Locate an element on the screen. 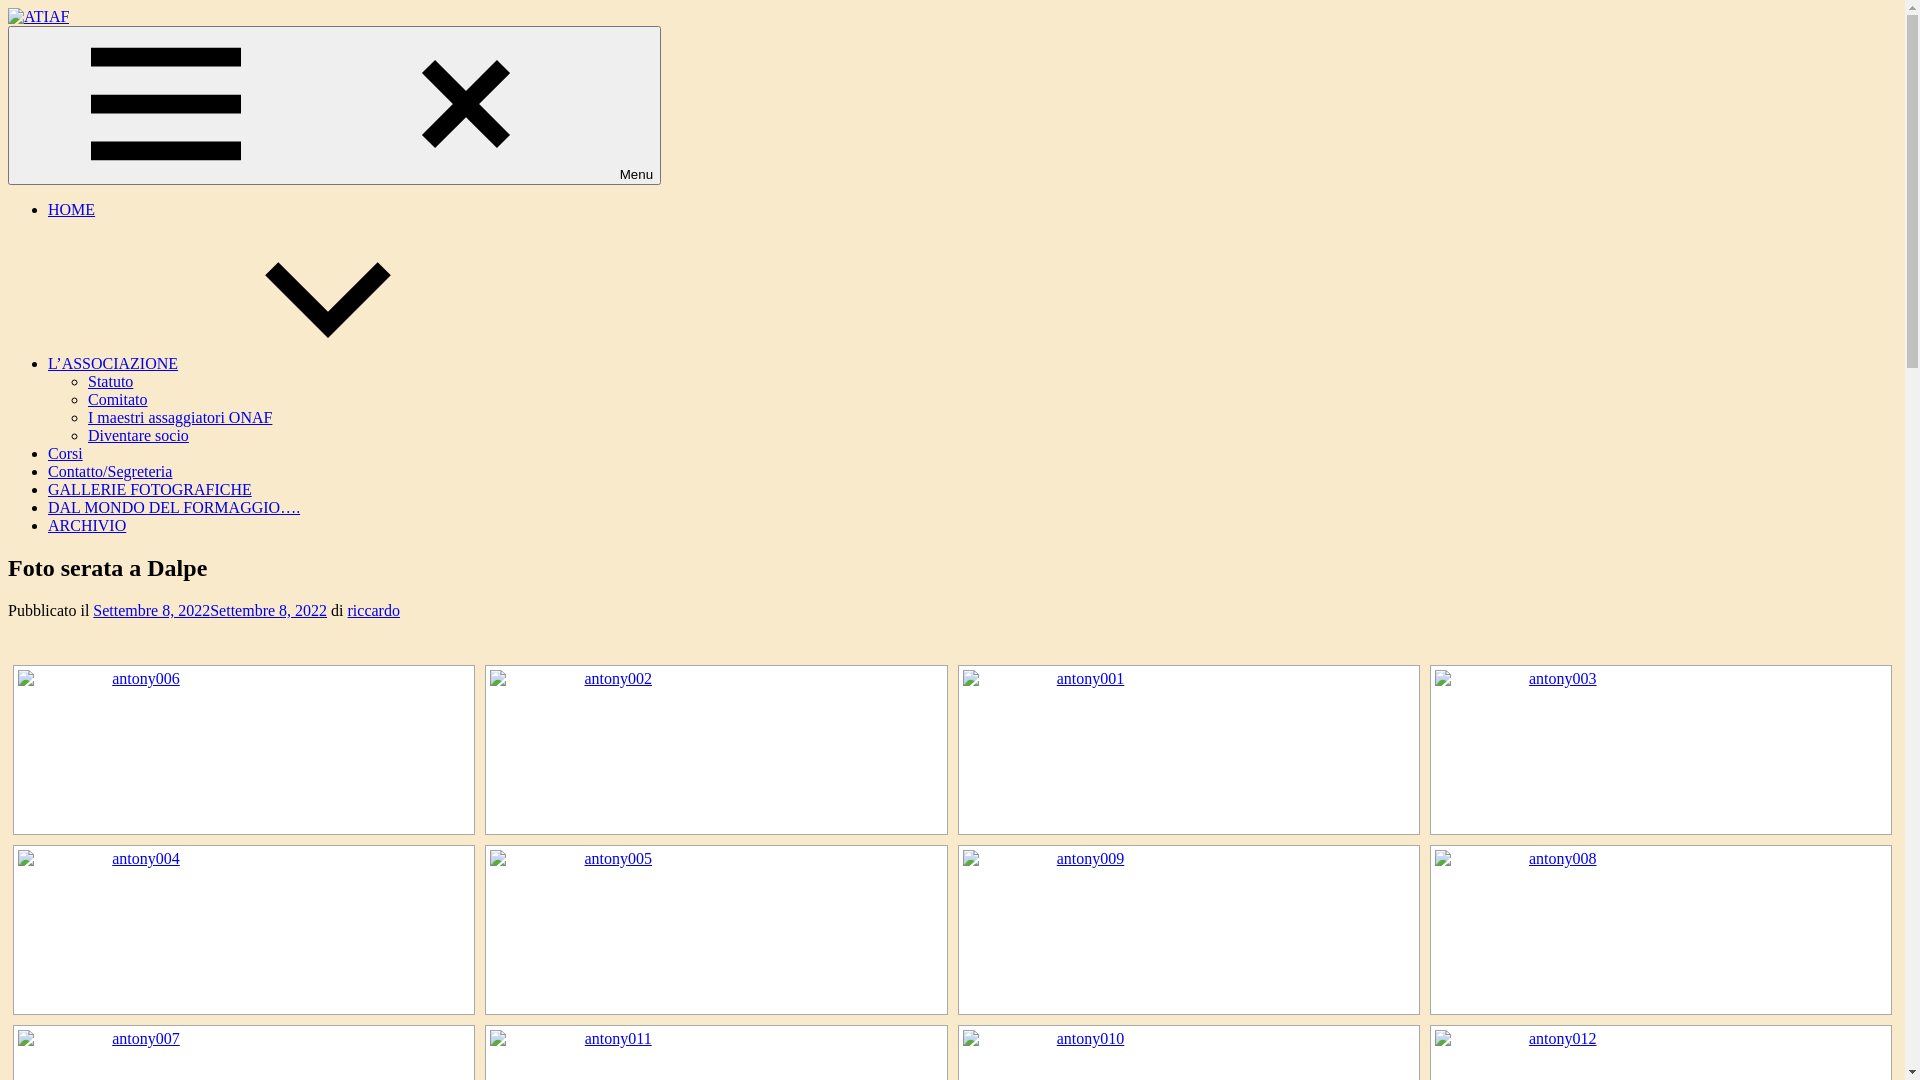 This screenshot has height=1080, width=1920. 'GALLERIE FOTOGRAFICHE' is located at coordinates (148, 489).